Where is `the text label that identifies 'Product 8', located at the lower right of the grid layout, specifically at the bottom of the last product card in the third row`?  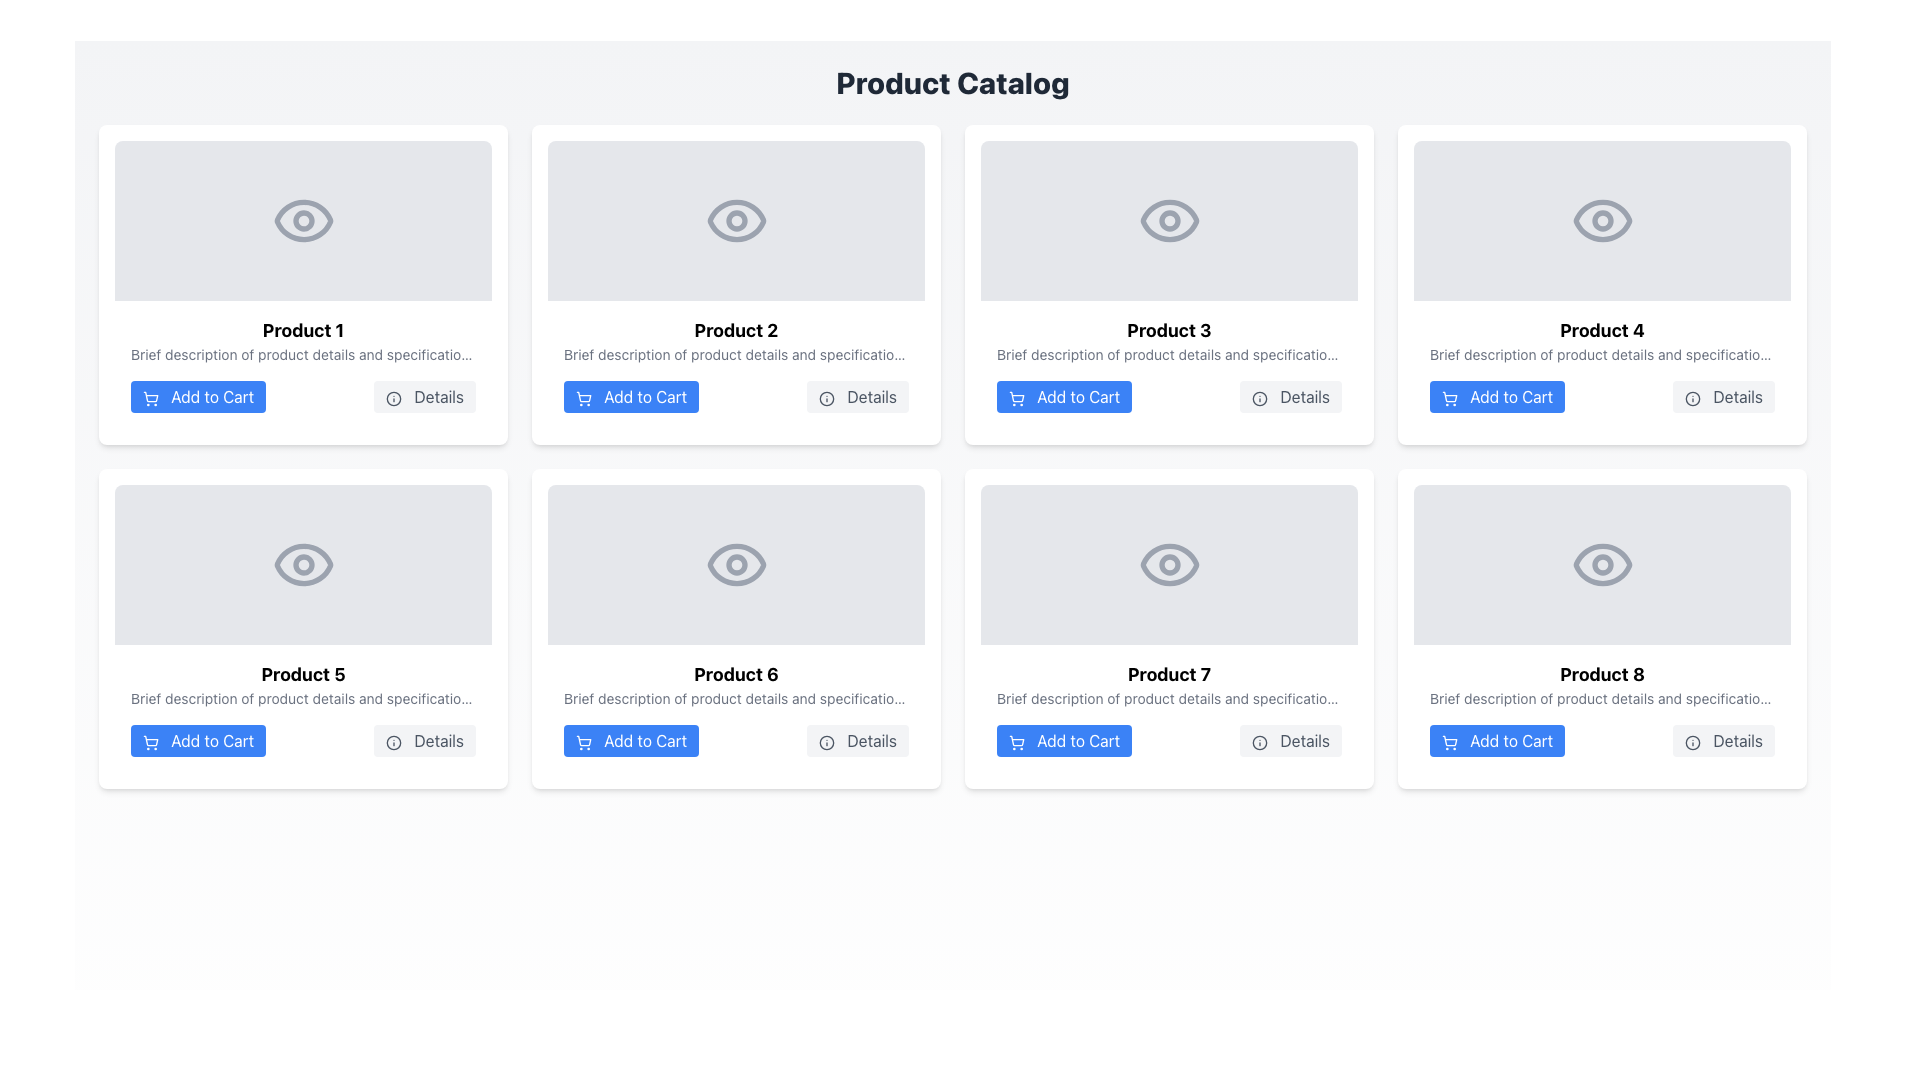
the text label that identifies 'Product 8', located at the lower right of the grid layout, specifically at the bottom of the last product card in the third row is located at coordinates (1602, 675).